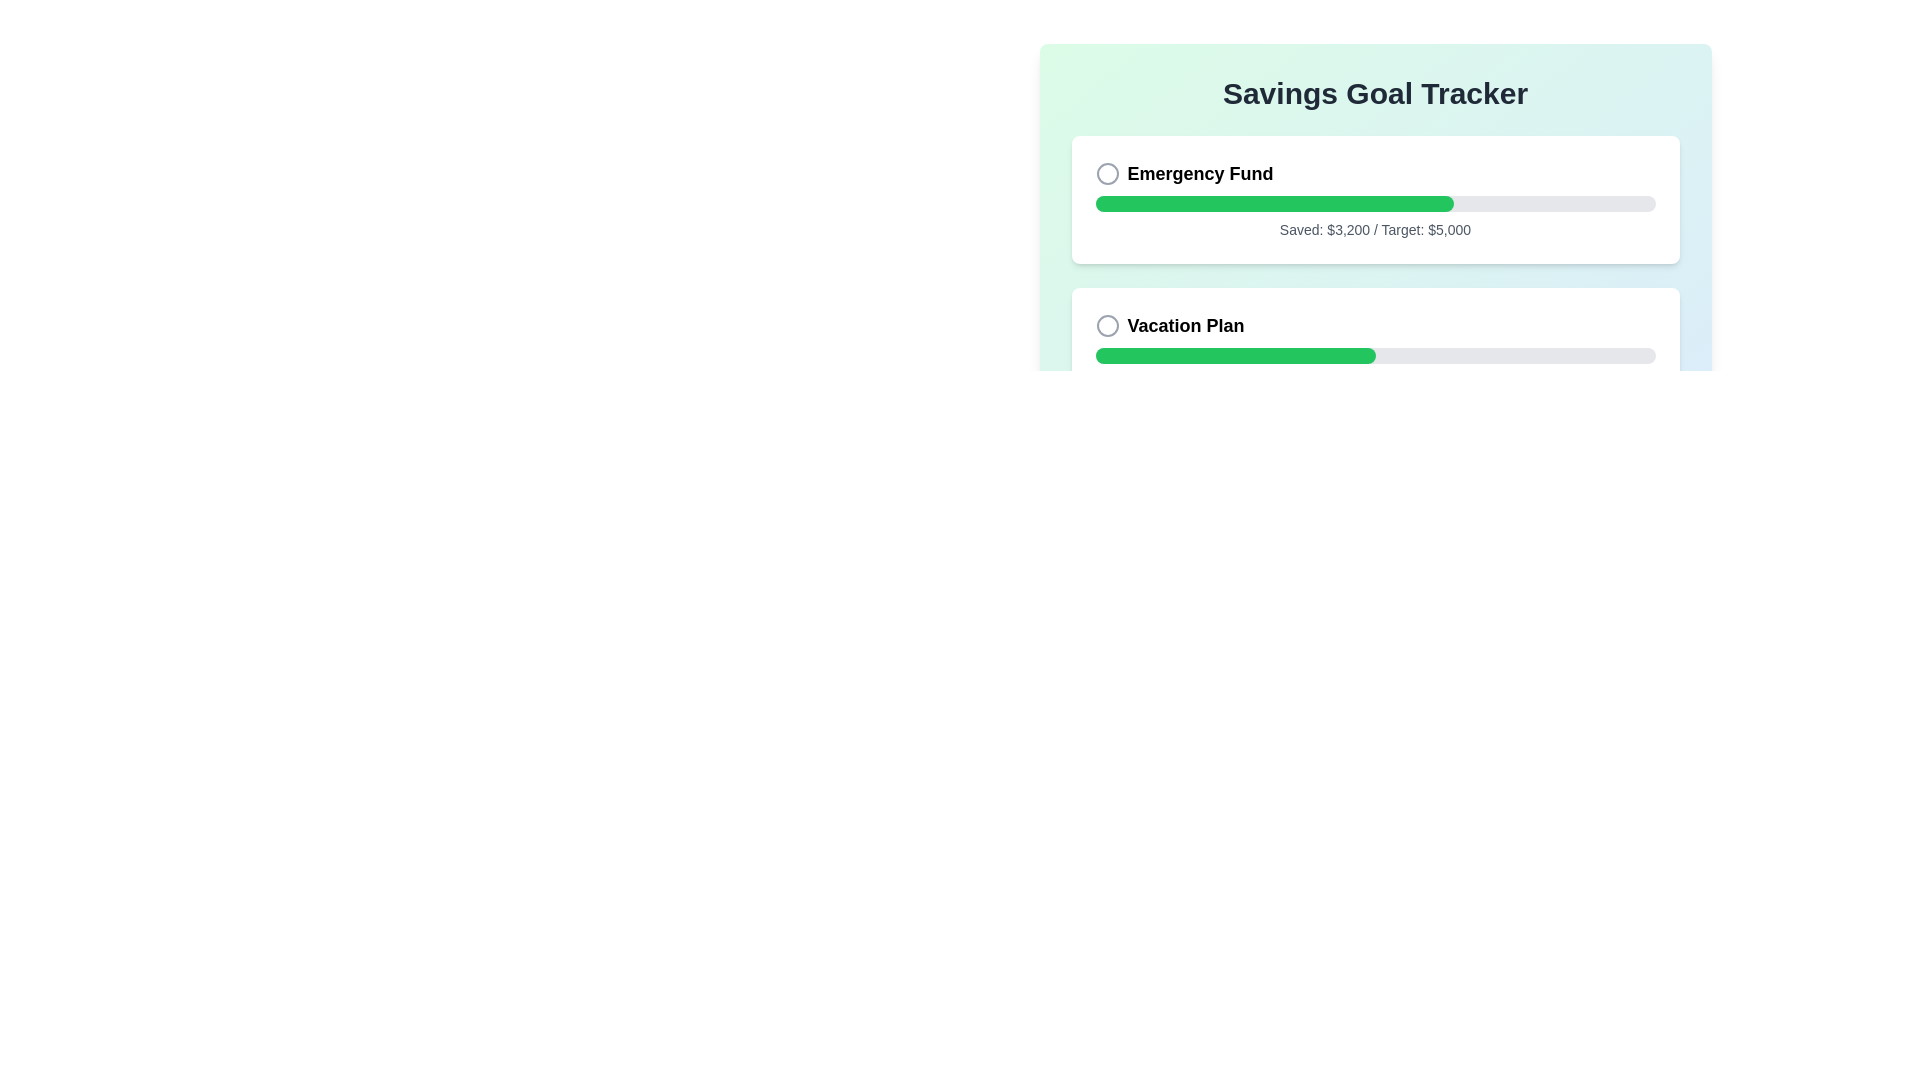 Image resolution: width=1920 pixels, height=1080 pixels. I want to click on the prominently displayed text header 'Savings Goal Tracker', which is styled in bold and large font with a dark gray color against a light gradient background, so click(1374, 93).